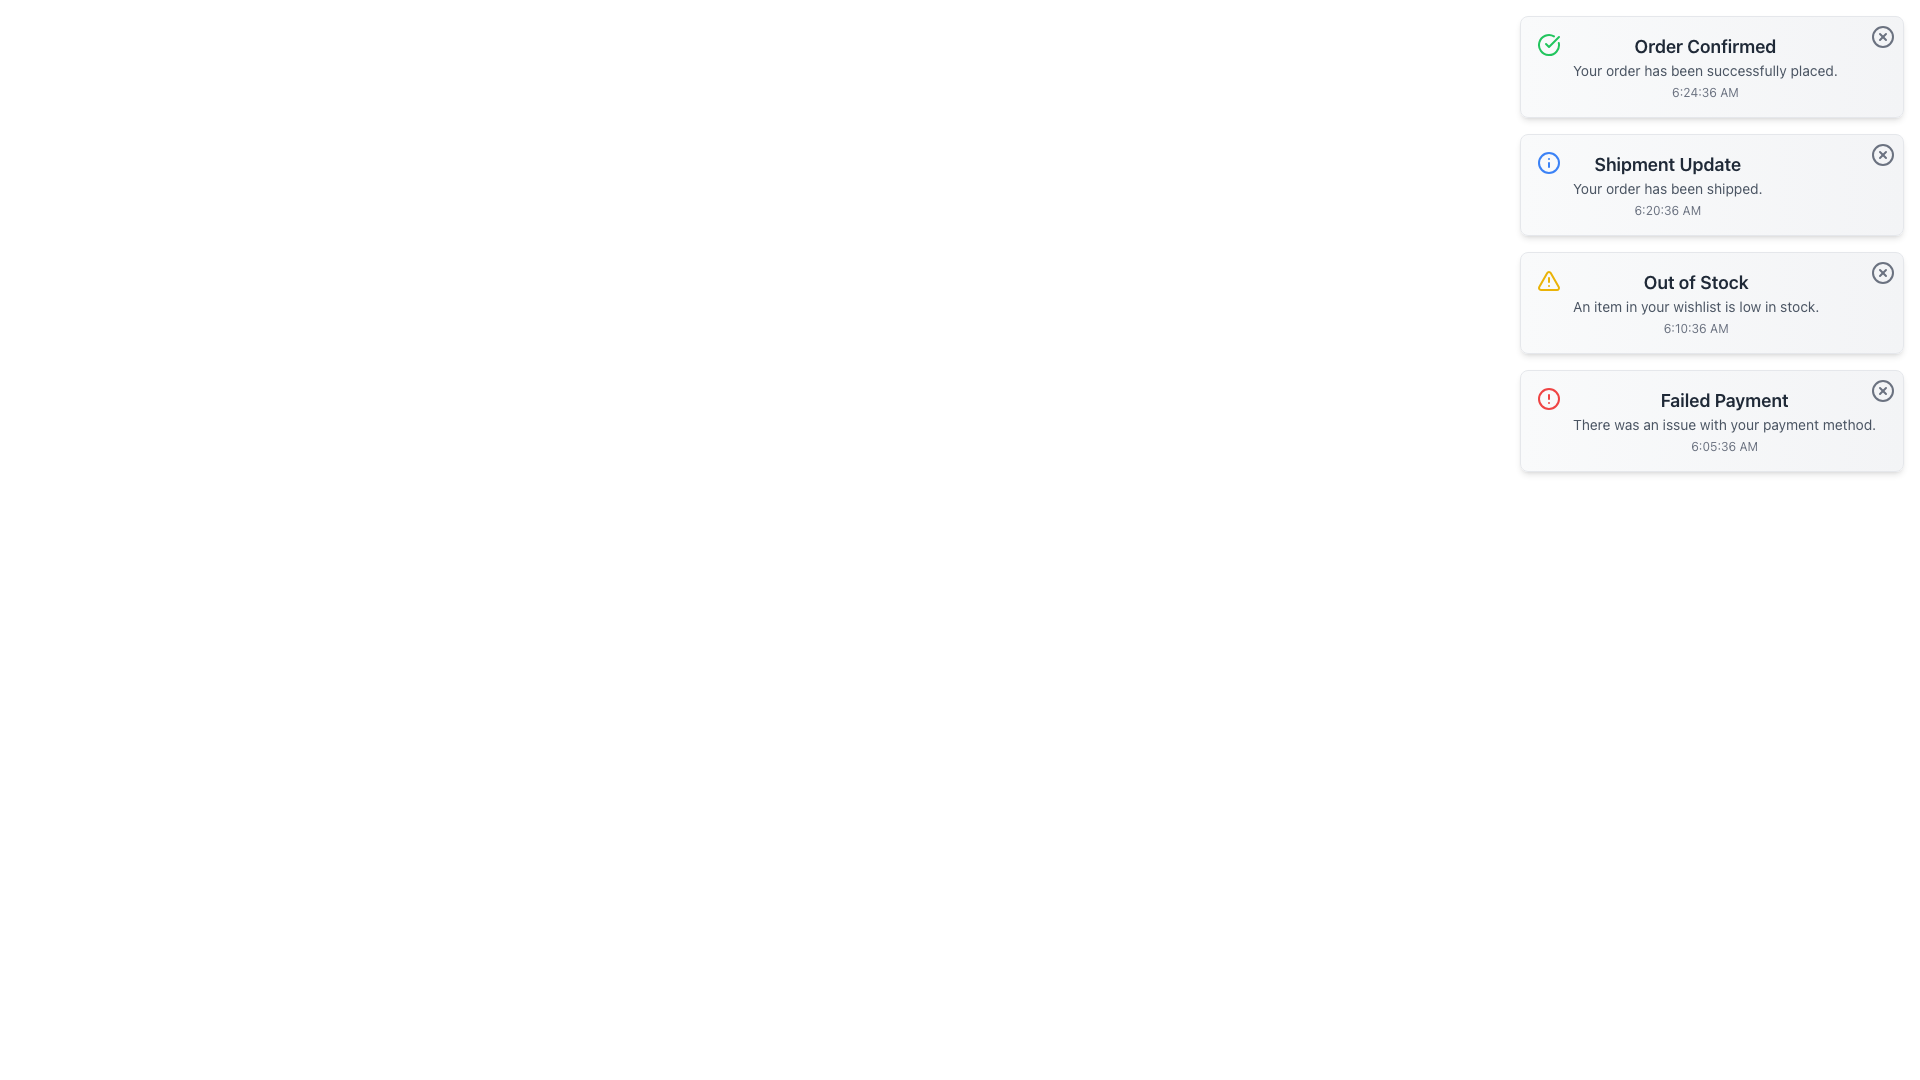 The width and height of the screenshot is (1920, 1080). What do you see at coordinates (1695, 303) in the screenshot?
I see `the Notification Card that indicates 'Out of Stock' with a description stating 'An item in your wishlist is low in stock.'` at bounding box center [1695, 303].